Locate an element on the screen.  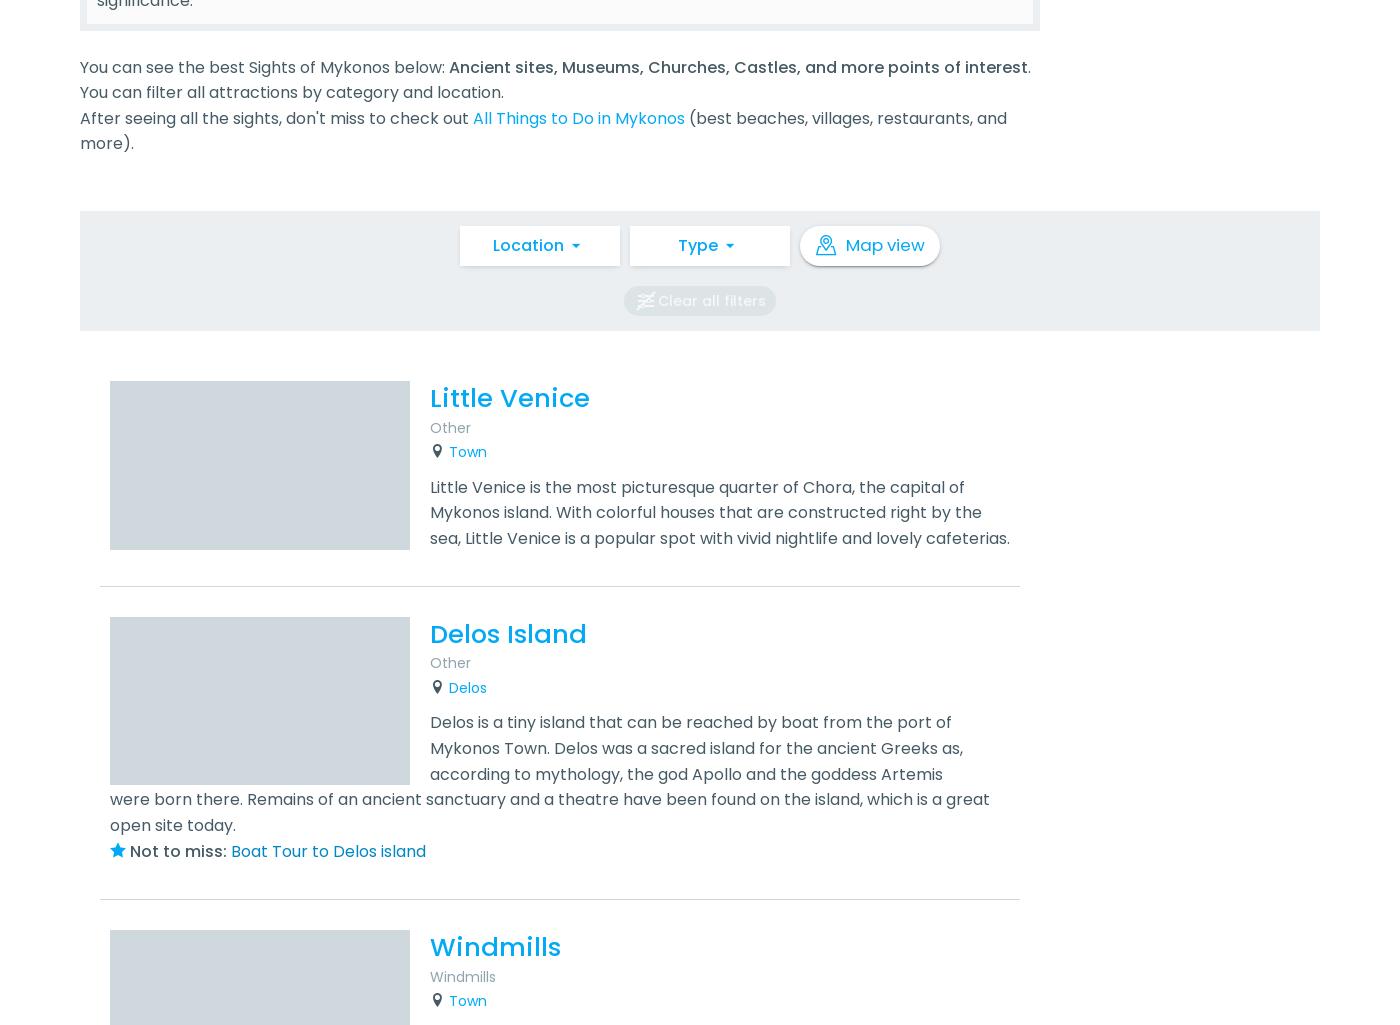
'Map view' is located at coordinates (884, 243).